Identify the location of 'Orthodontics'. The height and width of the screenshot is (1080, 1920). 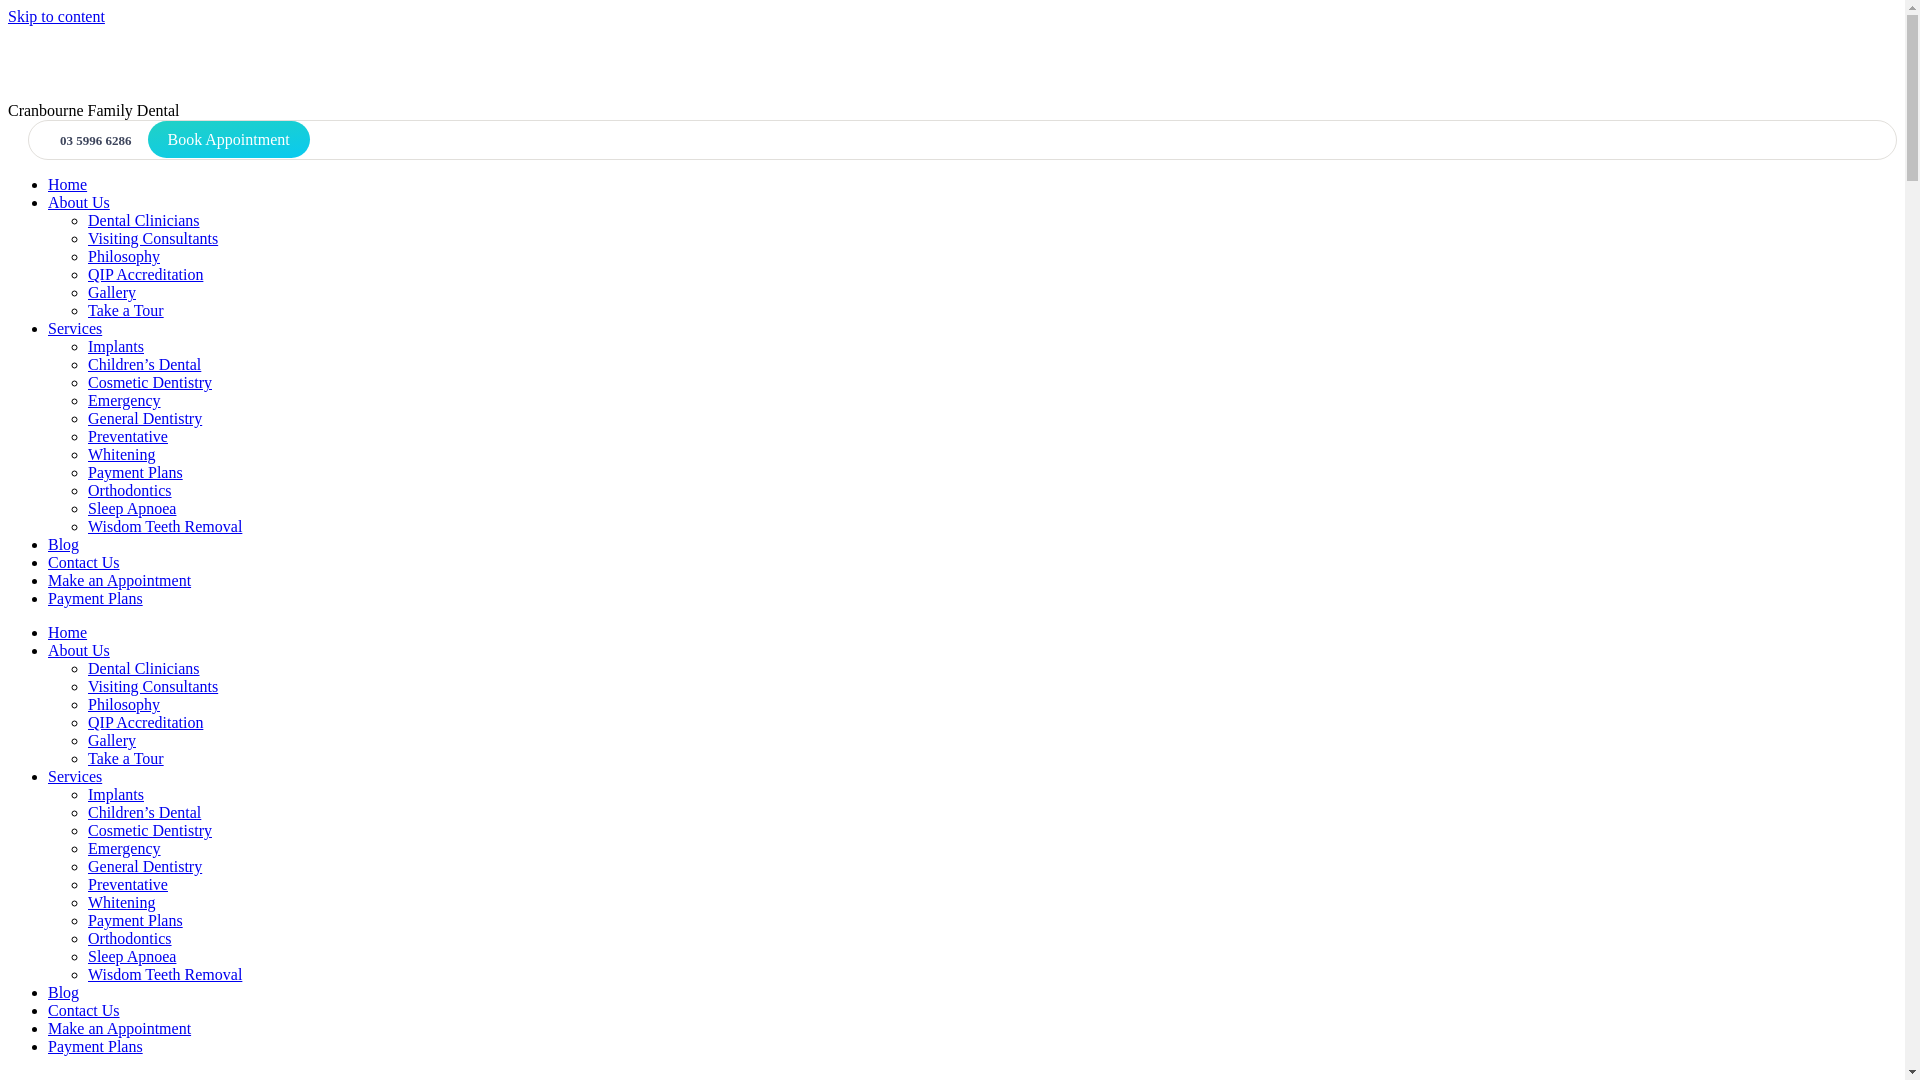
(128, 938).